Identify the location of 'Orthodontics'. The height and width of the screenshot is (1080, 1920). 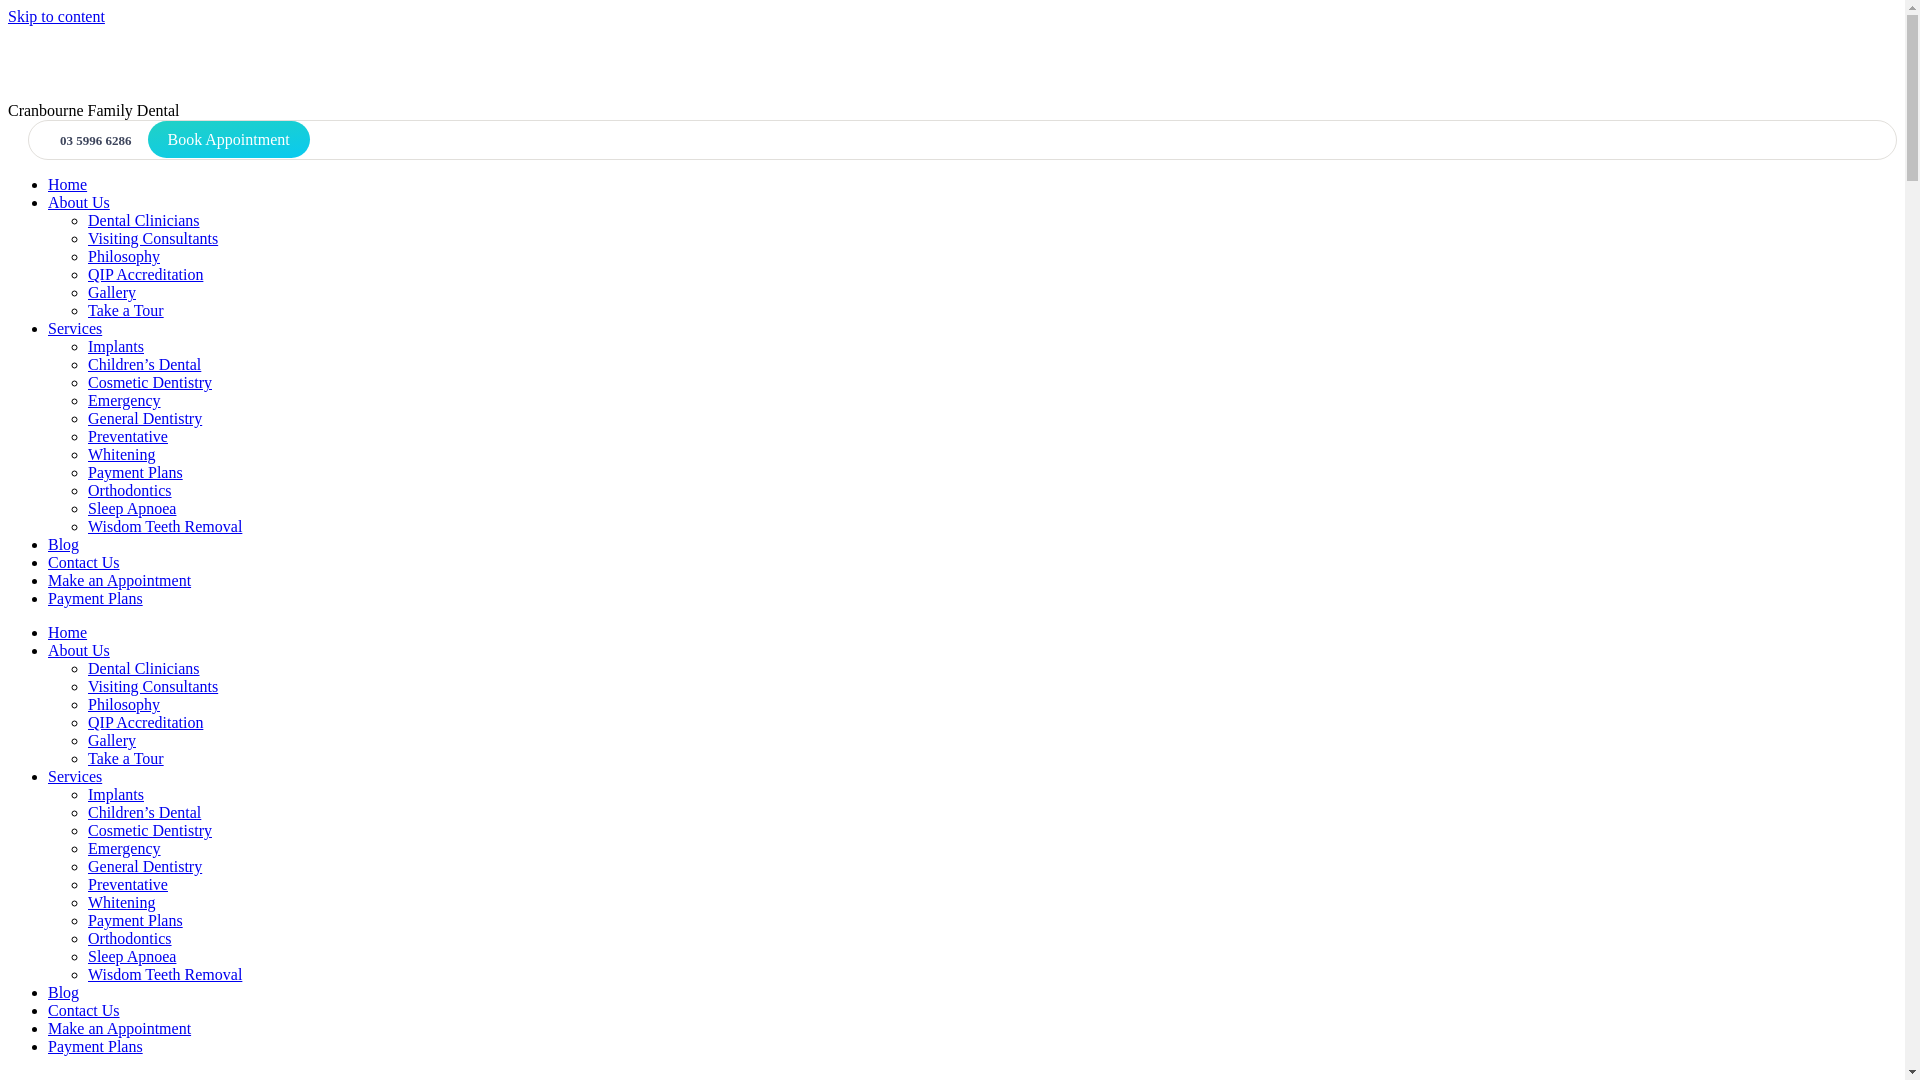
(128, 938).